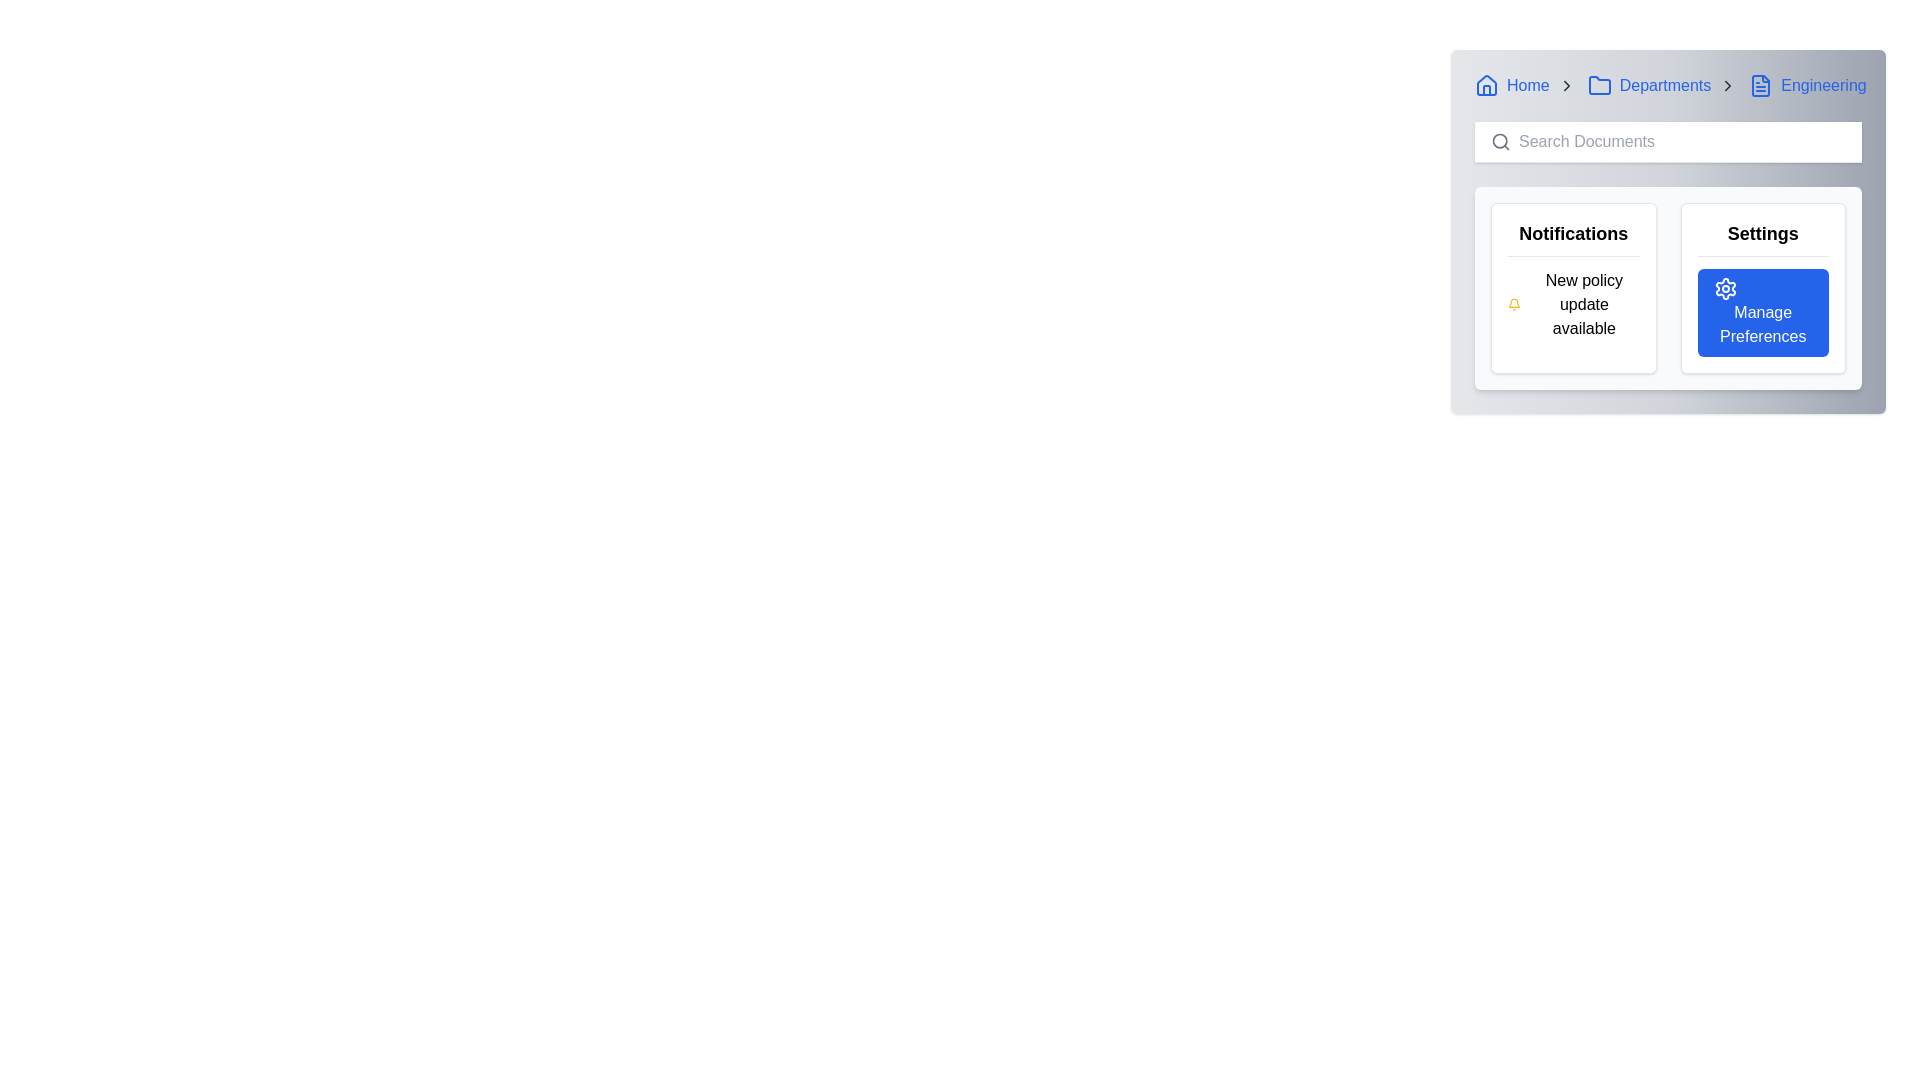 This screenshot has height=1080, width=1920. I want to click on the breadcrumb link labeled 'Home' at the top left of the interface, so click(1524, 84).